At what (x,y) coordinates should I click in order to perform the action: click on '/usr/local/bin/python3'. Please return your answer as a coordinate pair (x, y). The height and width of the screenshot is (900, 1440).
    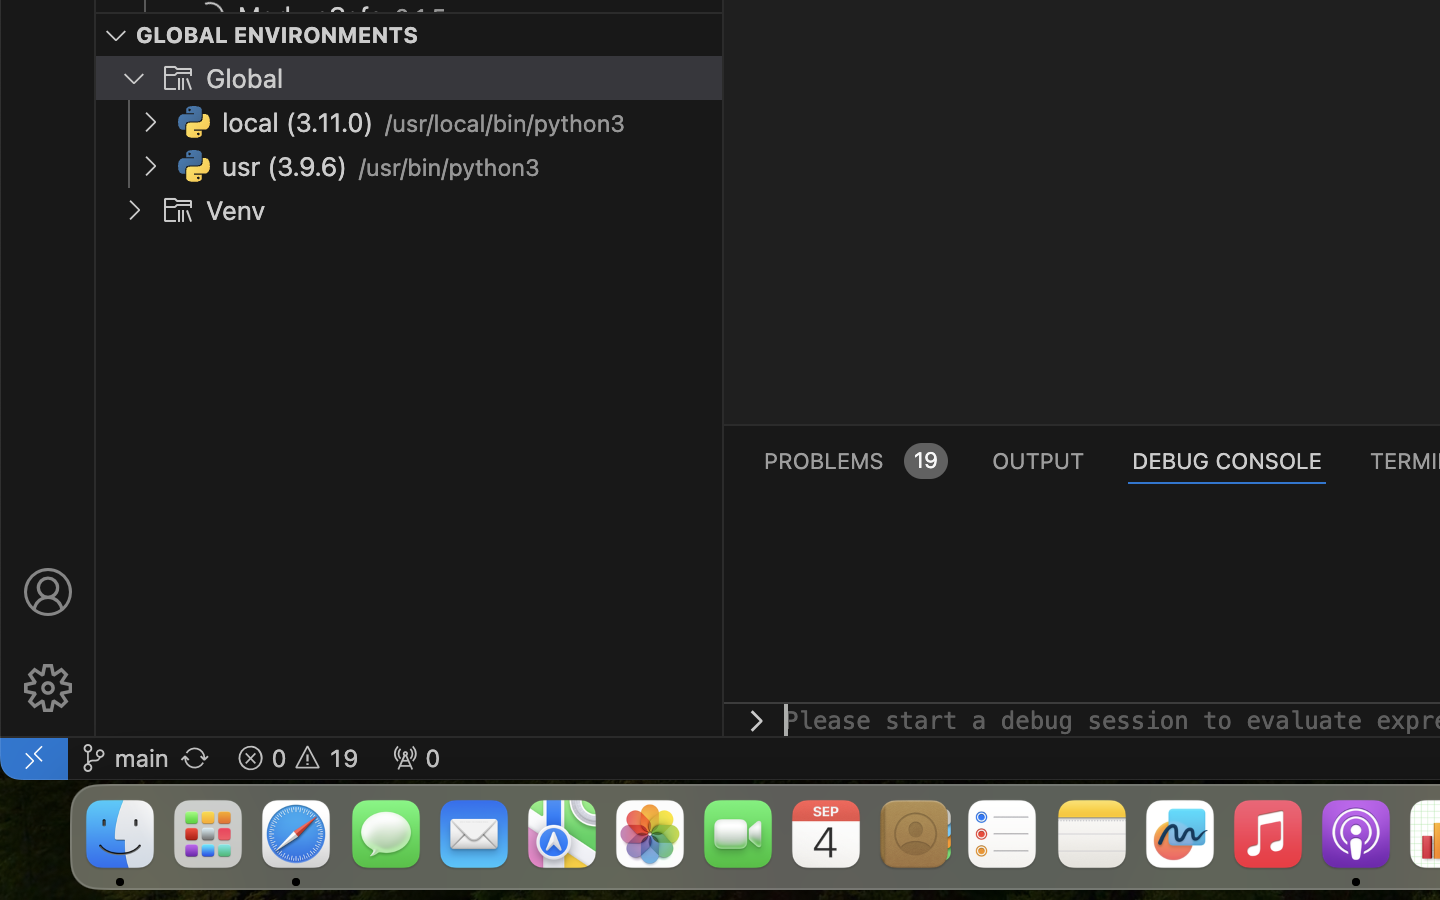
    Looking at the image, I should click on (505, 124).